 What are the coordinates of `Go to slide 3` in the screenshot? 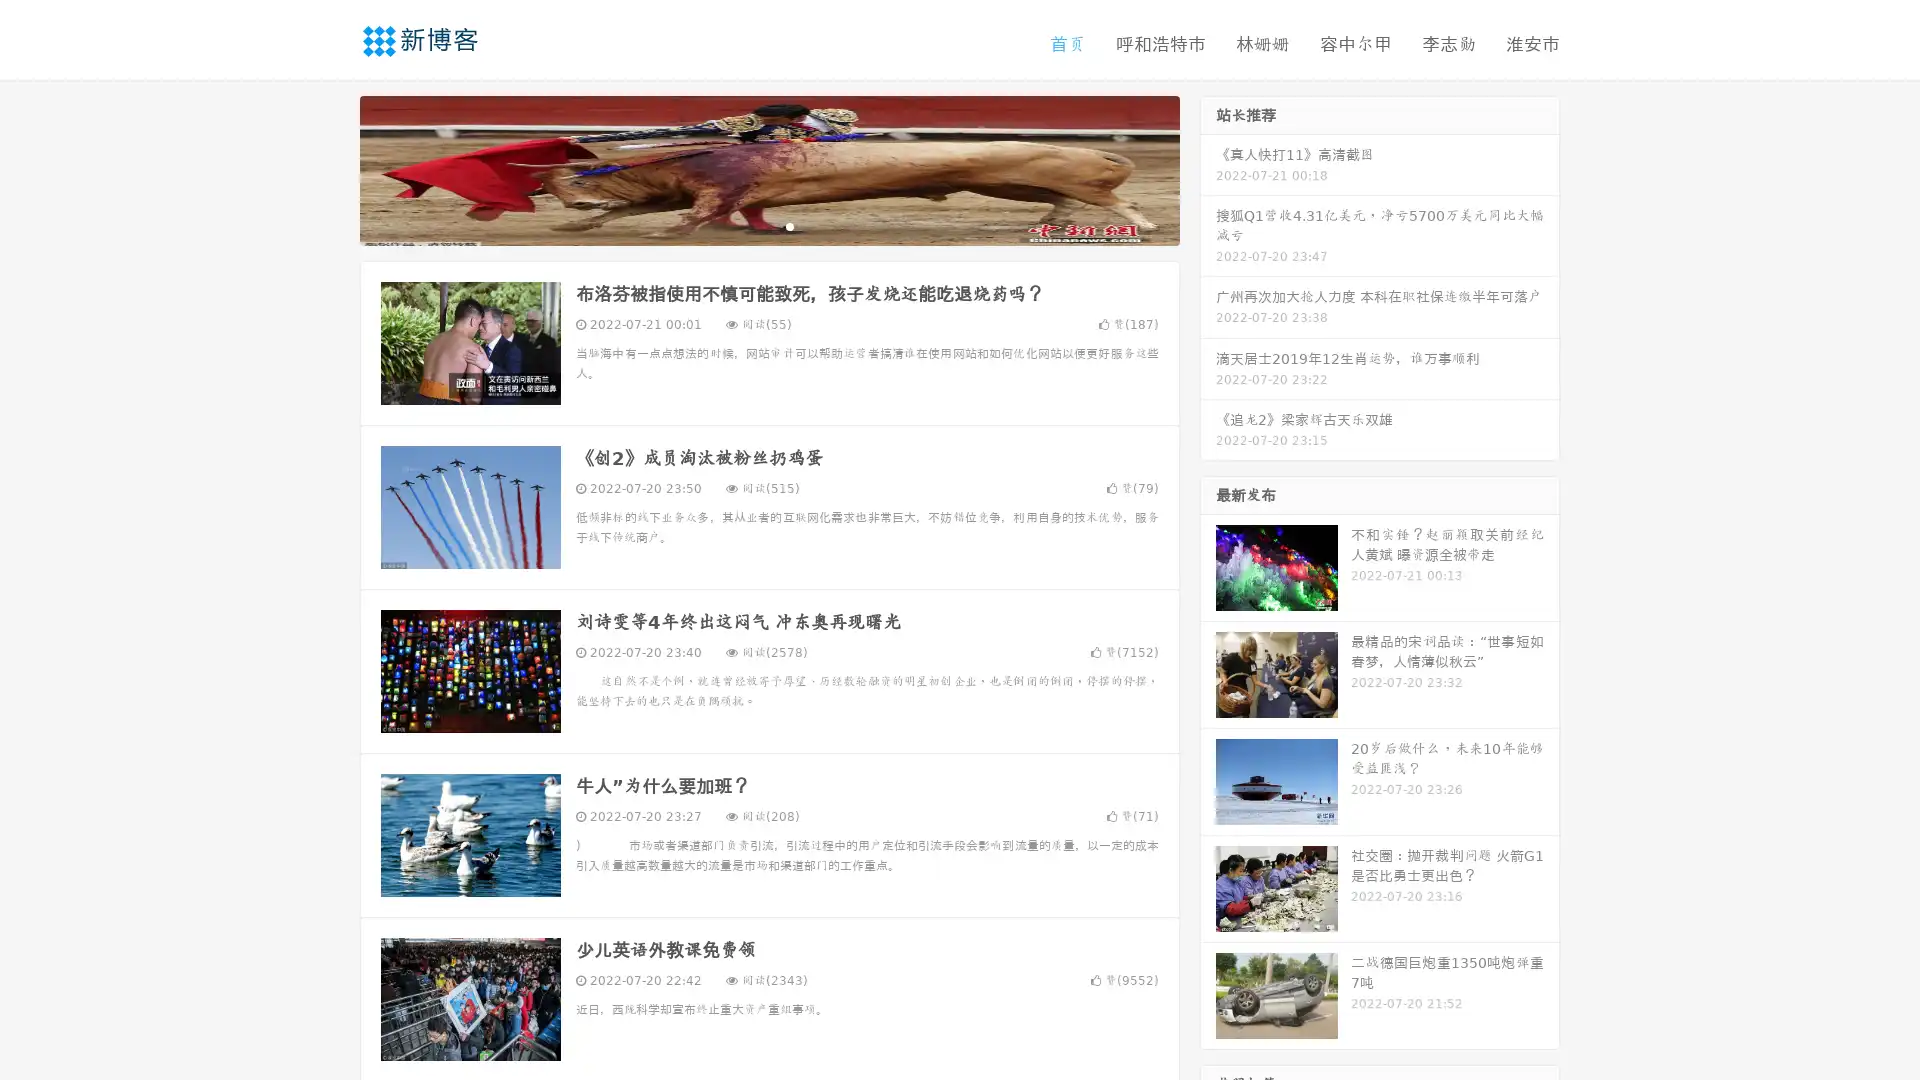 It's located at (789, 225).